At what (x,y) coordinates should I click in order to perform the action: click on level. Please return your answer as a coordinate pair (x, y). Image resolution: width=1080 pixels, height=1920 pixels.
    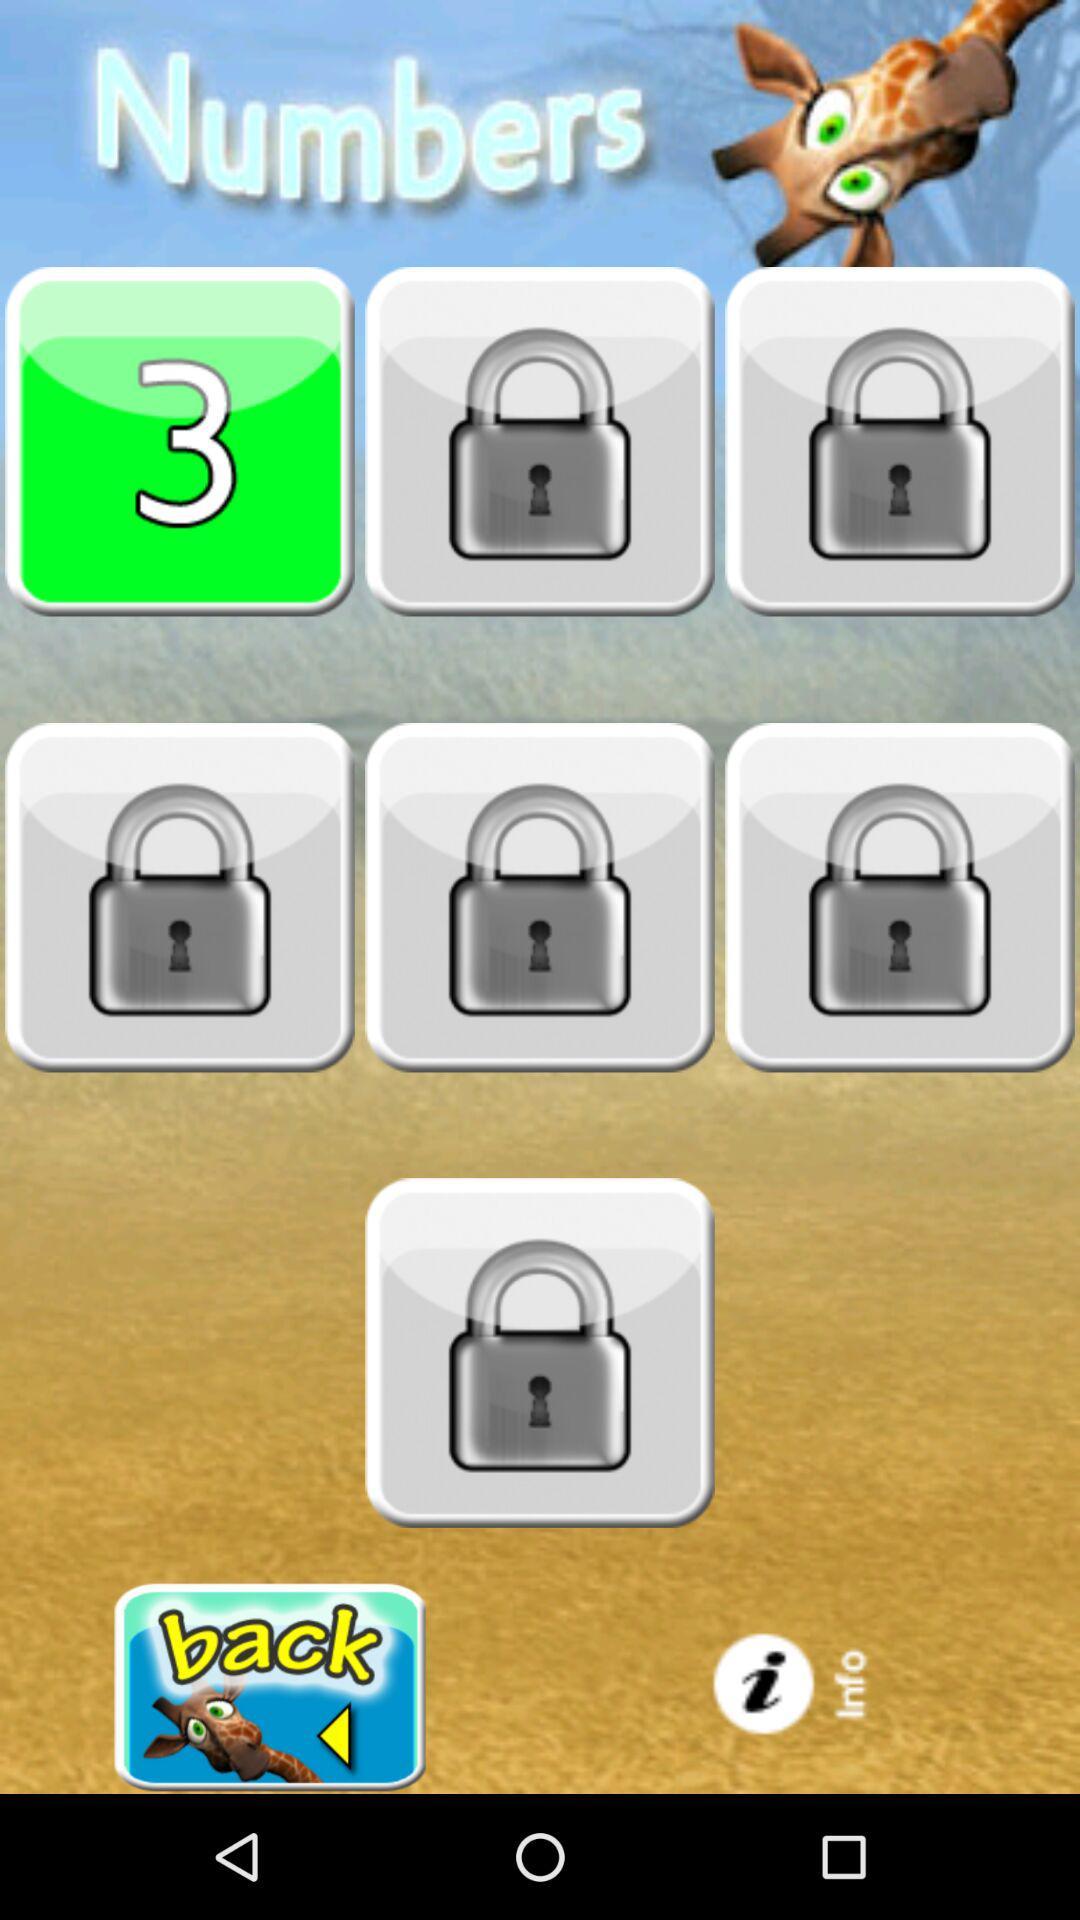
    Looking at the image, I should click on (180, 896).